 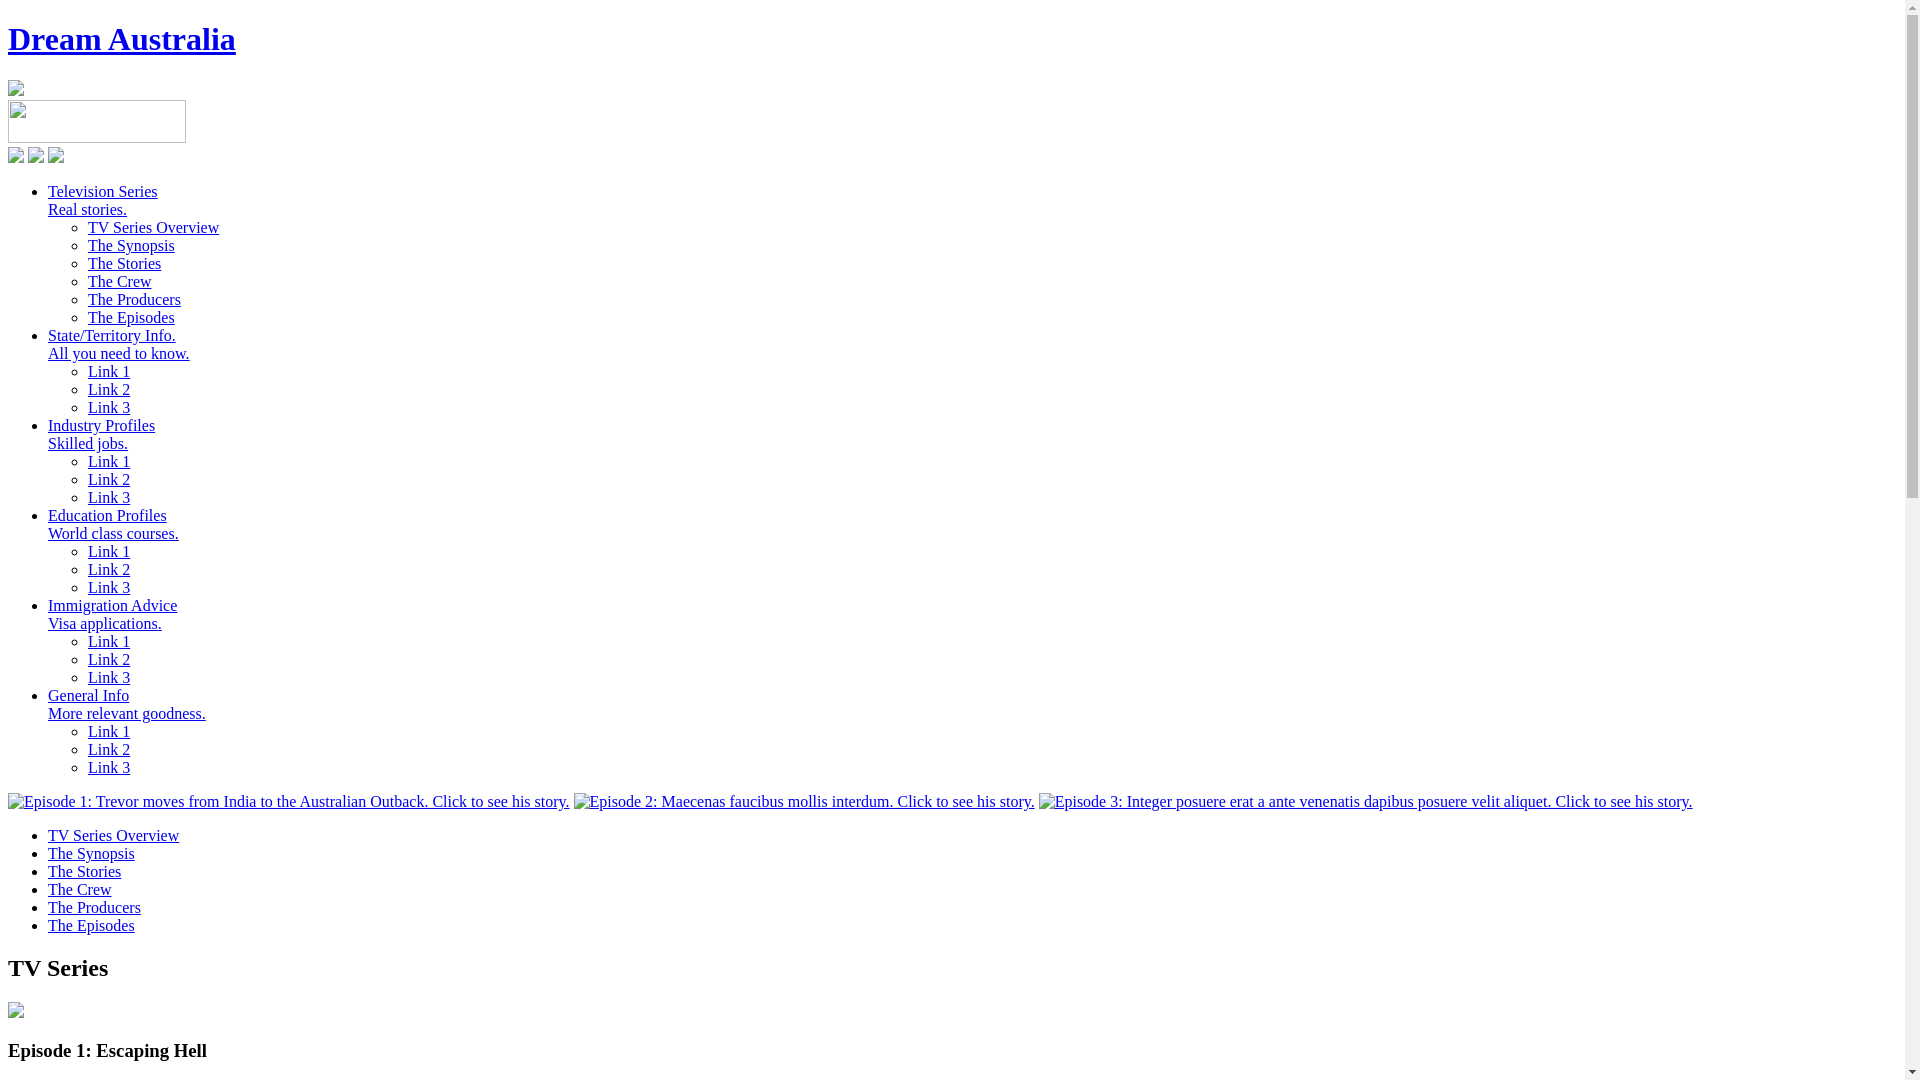 I want to click on 'Link 2', so click(x=108, y=659).